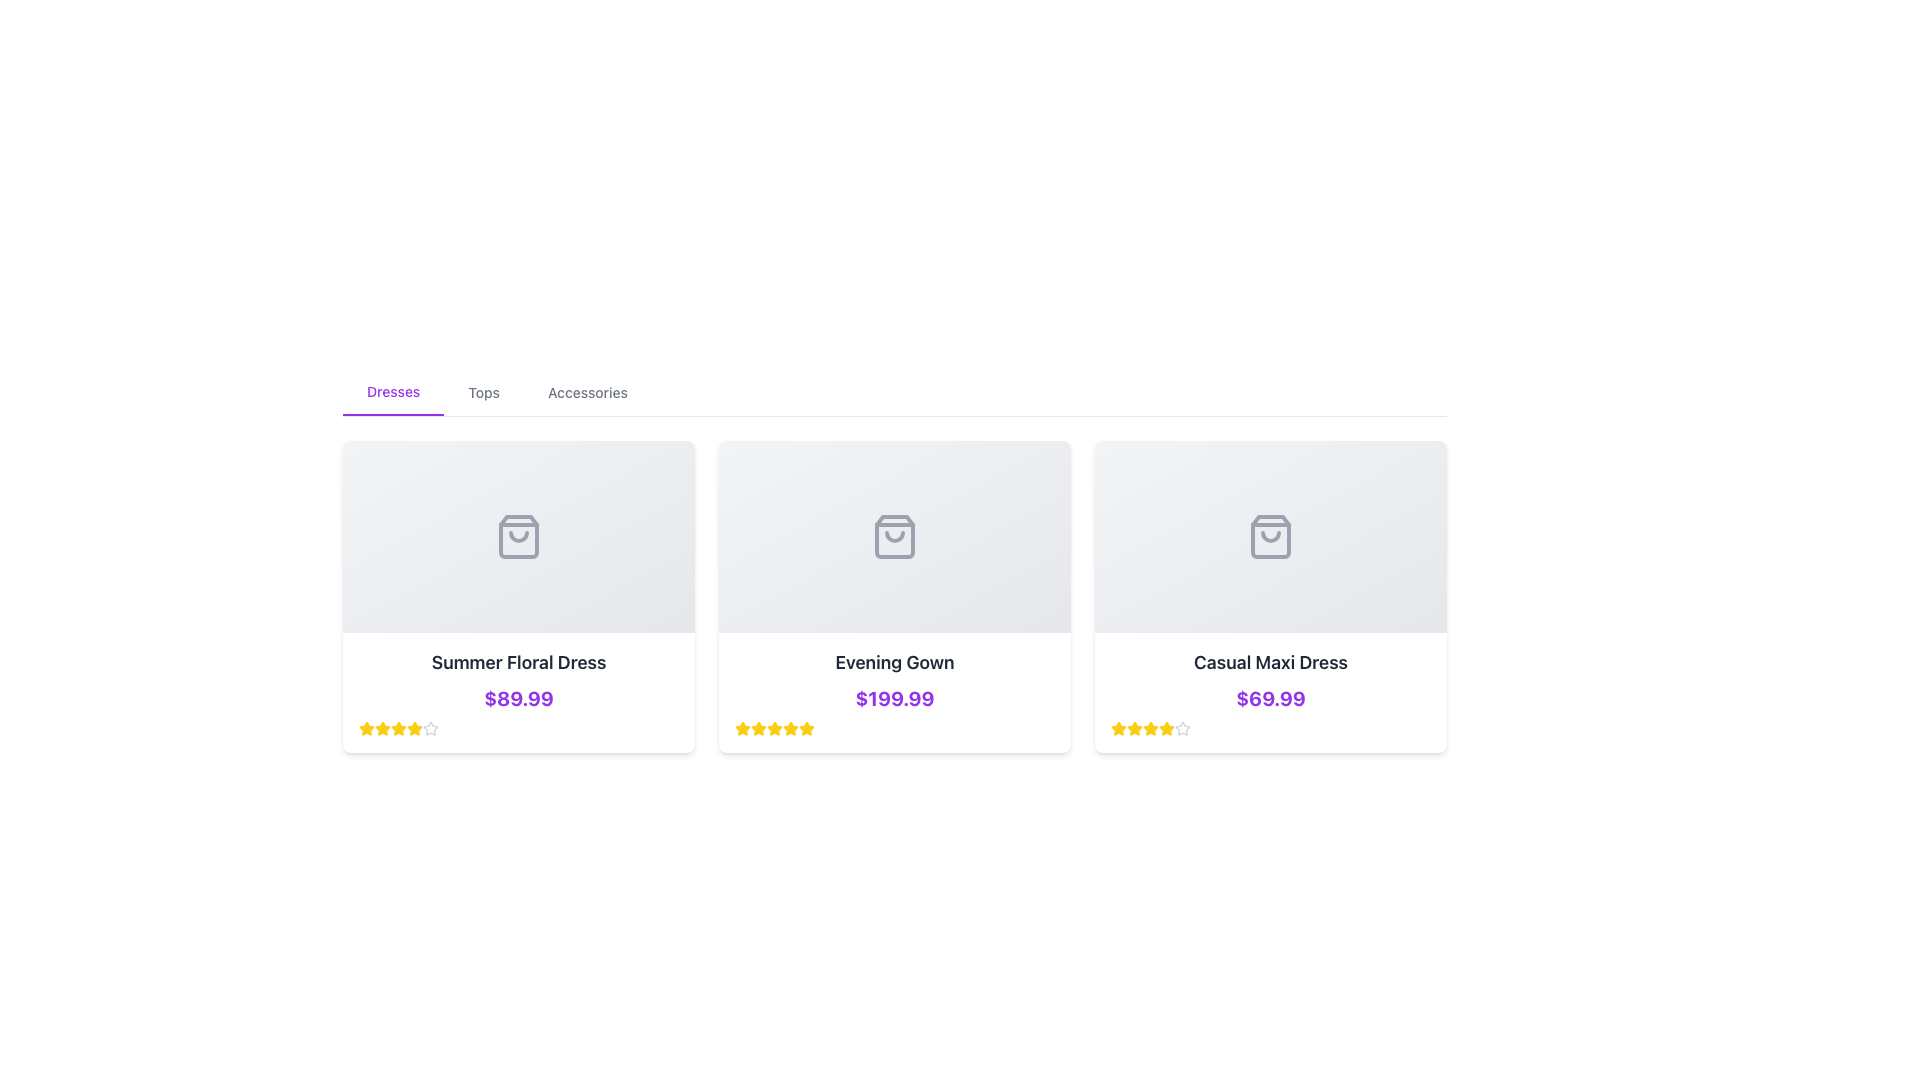 This screenshot has height=1080, width=1920. Describe the element at coordinates (893, 692) in the screenshot. I see `the Information panel displaying details about the 'Evening Gown', which is positioned as the second item in a group of three product displays` at that location.